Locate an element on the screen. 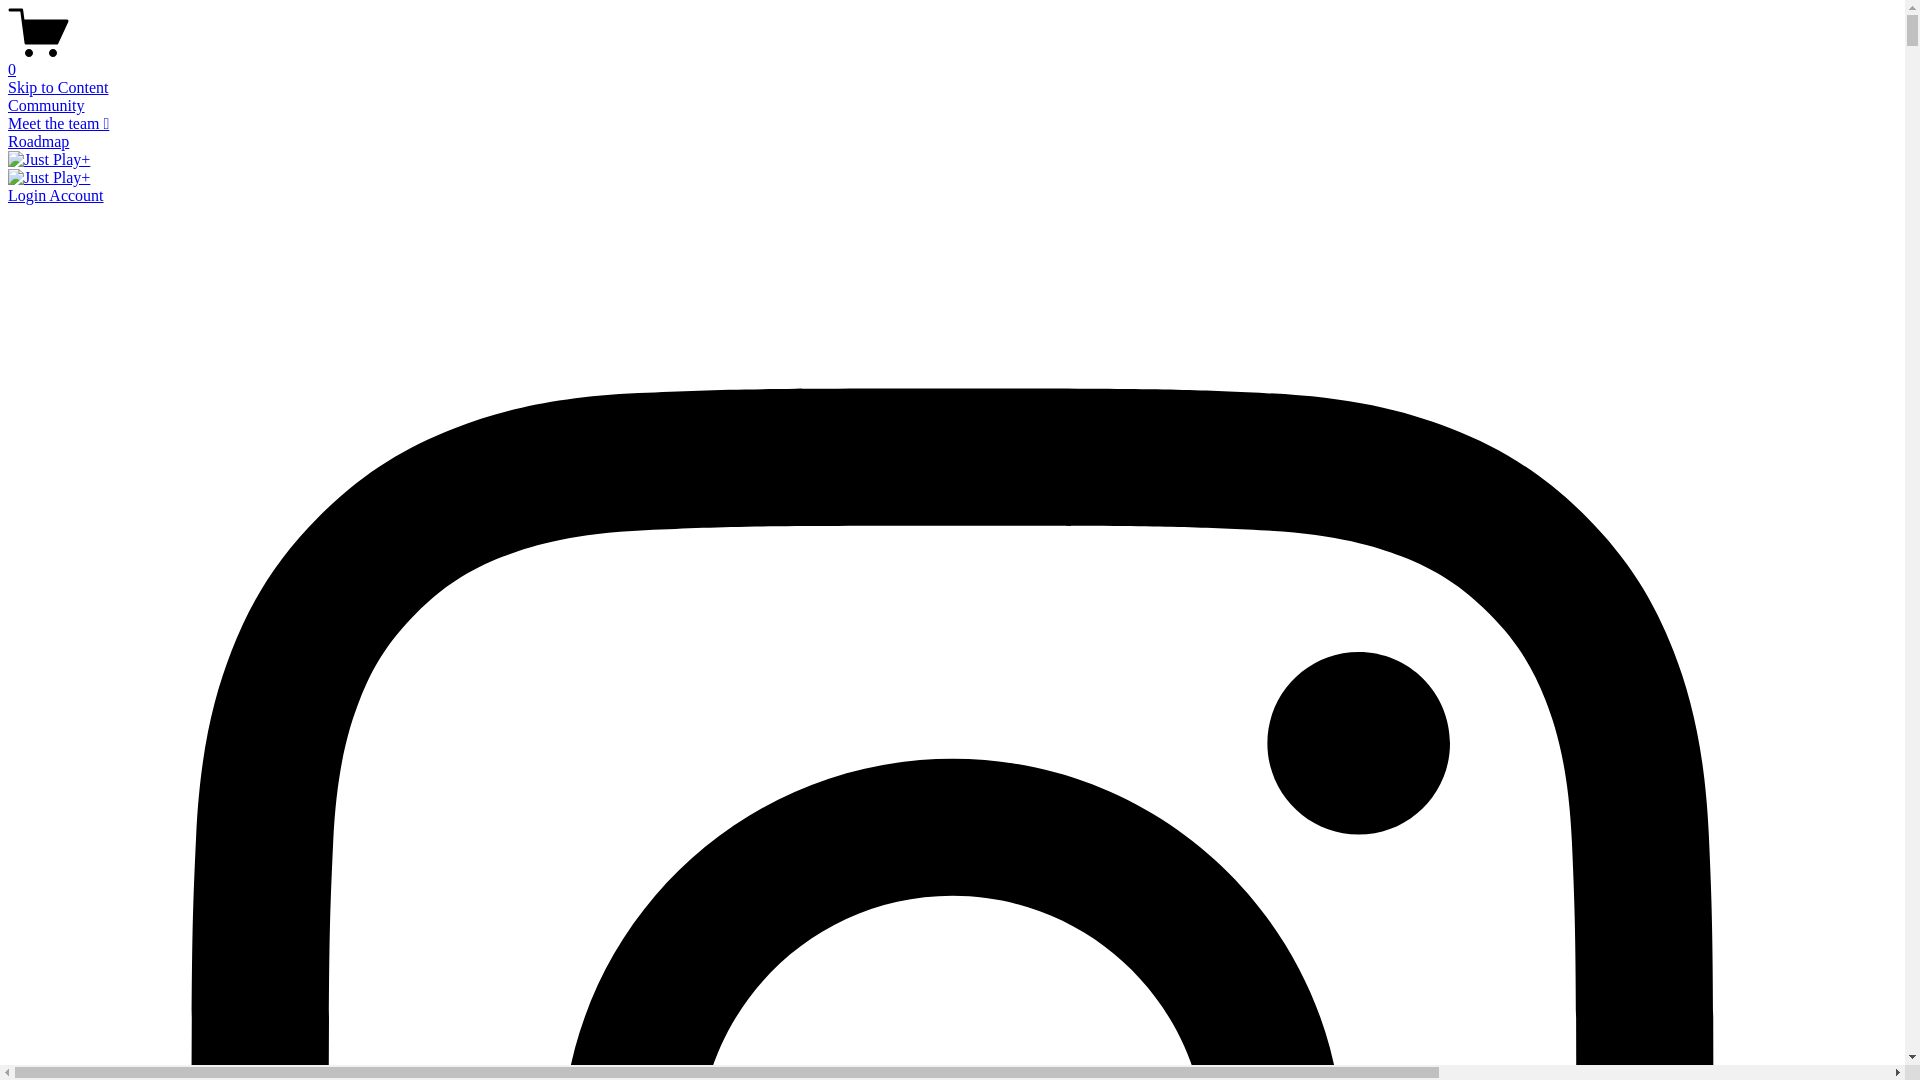 The width and height of the screenshot is (1920, 1080). 'Community' is located at coordinates (46, 105).